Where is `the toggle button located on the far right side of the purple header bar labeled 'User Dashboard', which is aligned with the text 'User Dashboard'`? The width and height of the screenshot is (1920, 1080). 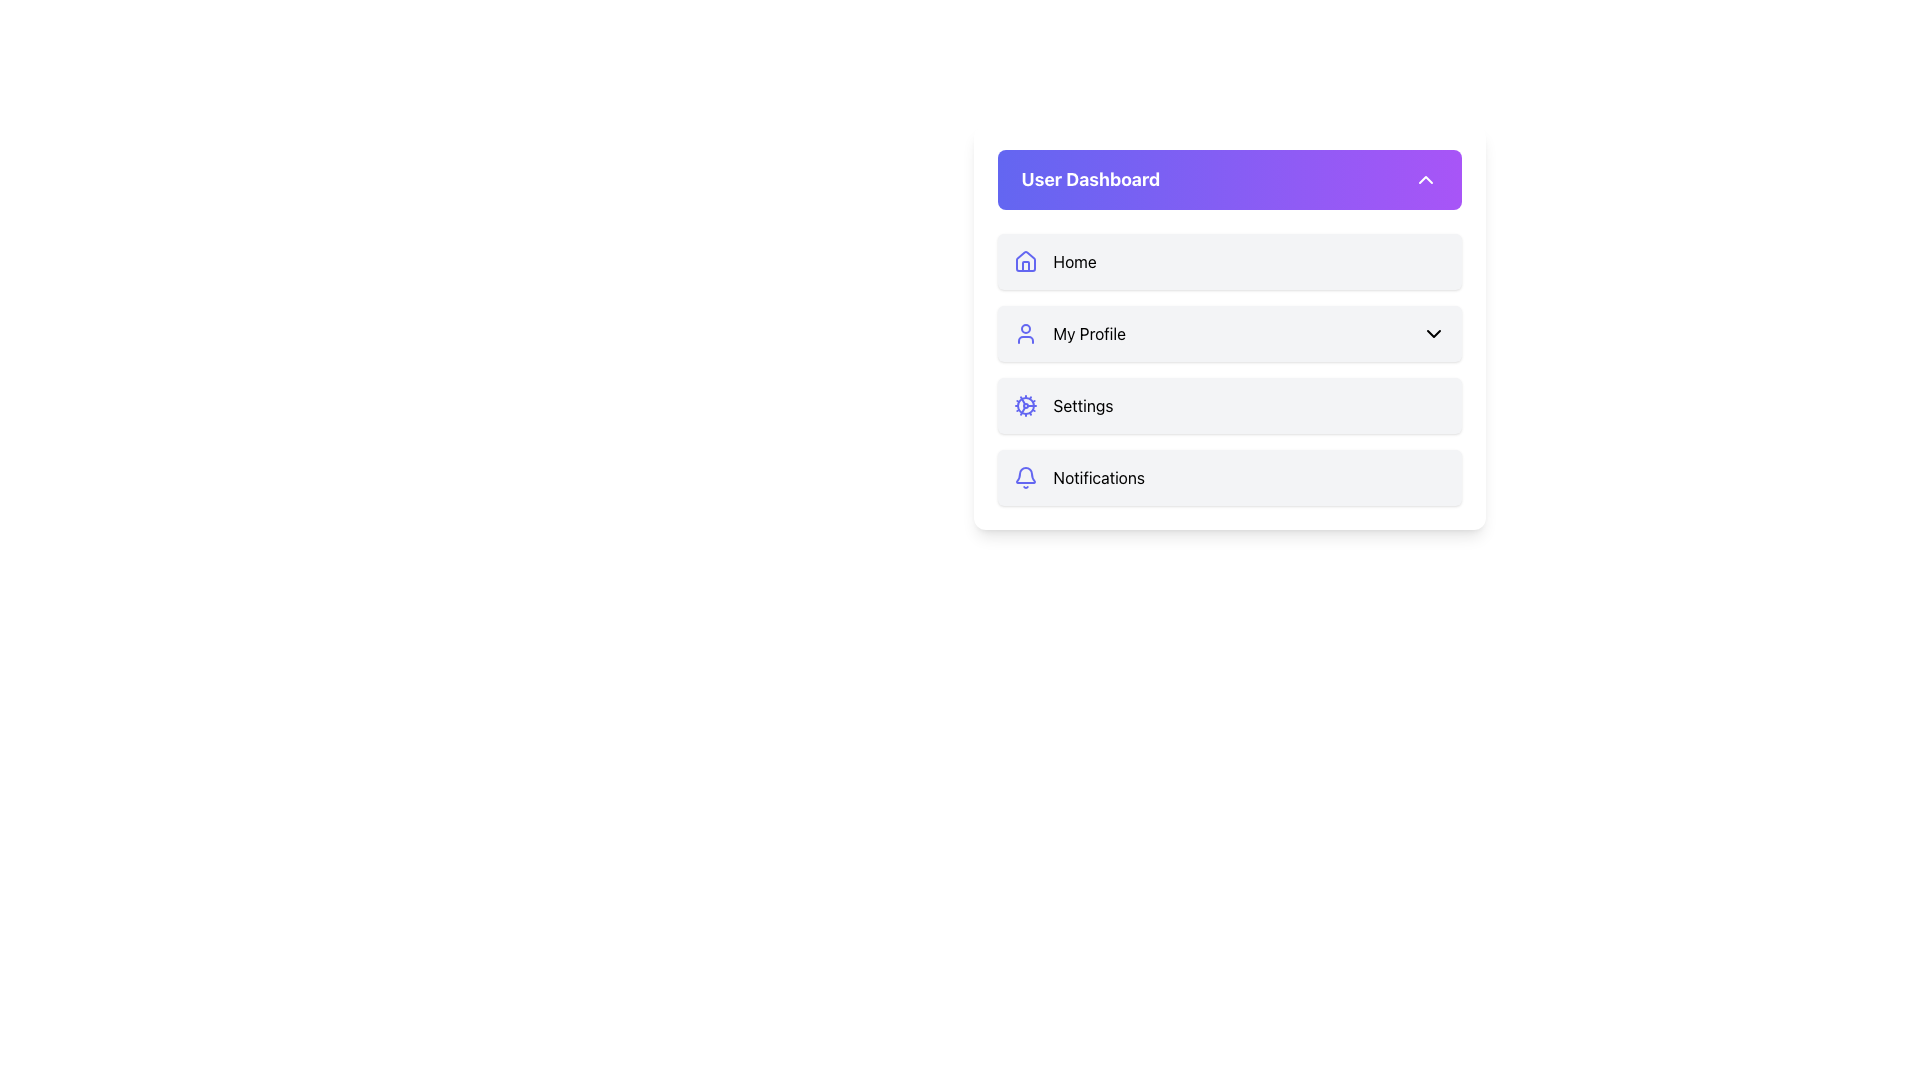
the toggle button located on the far right side of the purple header bar labeled 'User Dashboard', which is aligned with the text 'User Dashboard' is located at coordinates (1424, 180).